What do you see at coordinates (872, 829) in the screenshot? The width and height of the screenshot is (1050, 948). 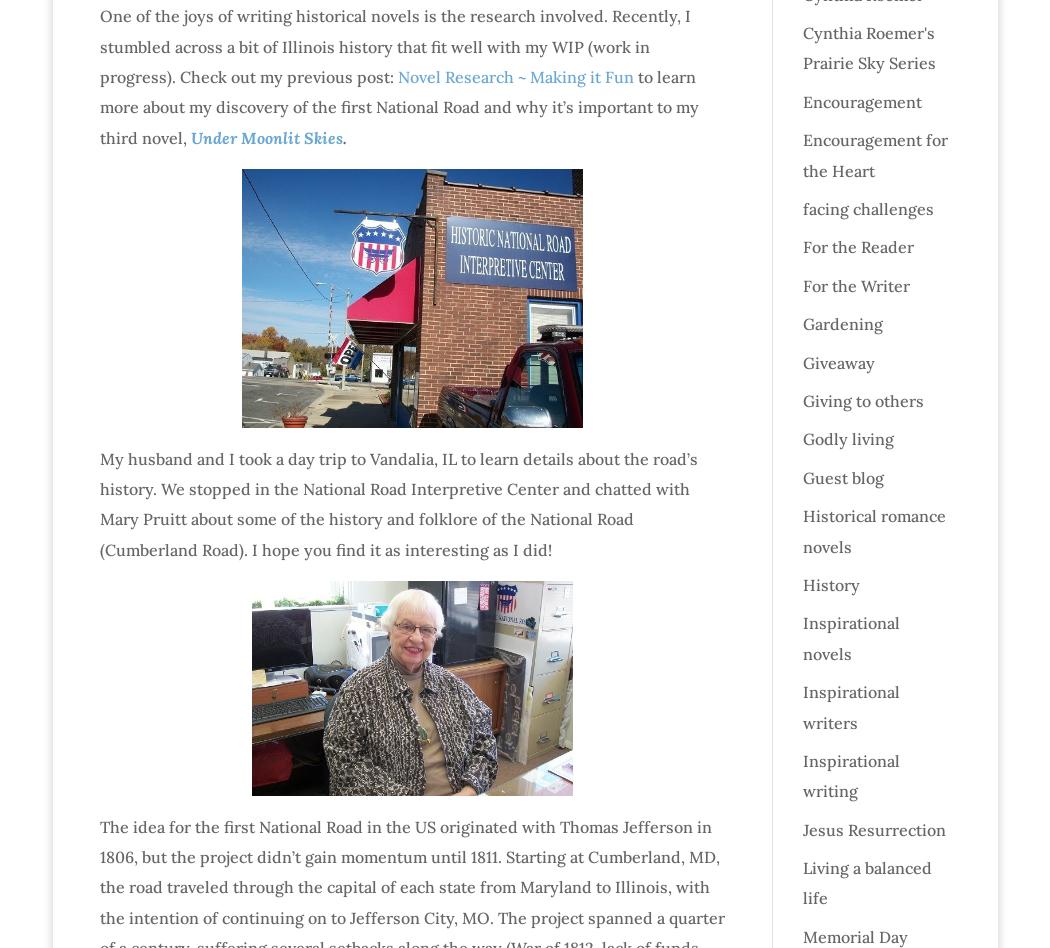 I see `'Jesus Resurrection'` at bounding box center [872, 829].